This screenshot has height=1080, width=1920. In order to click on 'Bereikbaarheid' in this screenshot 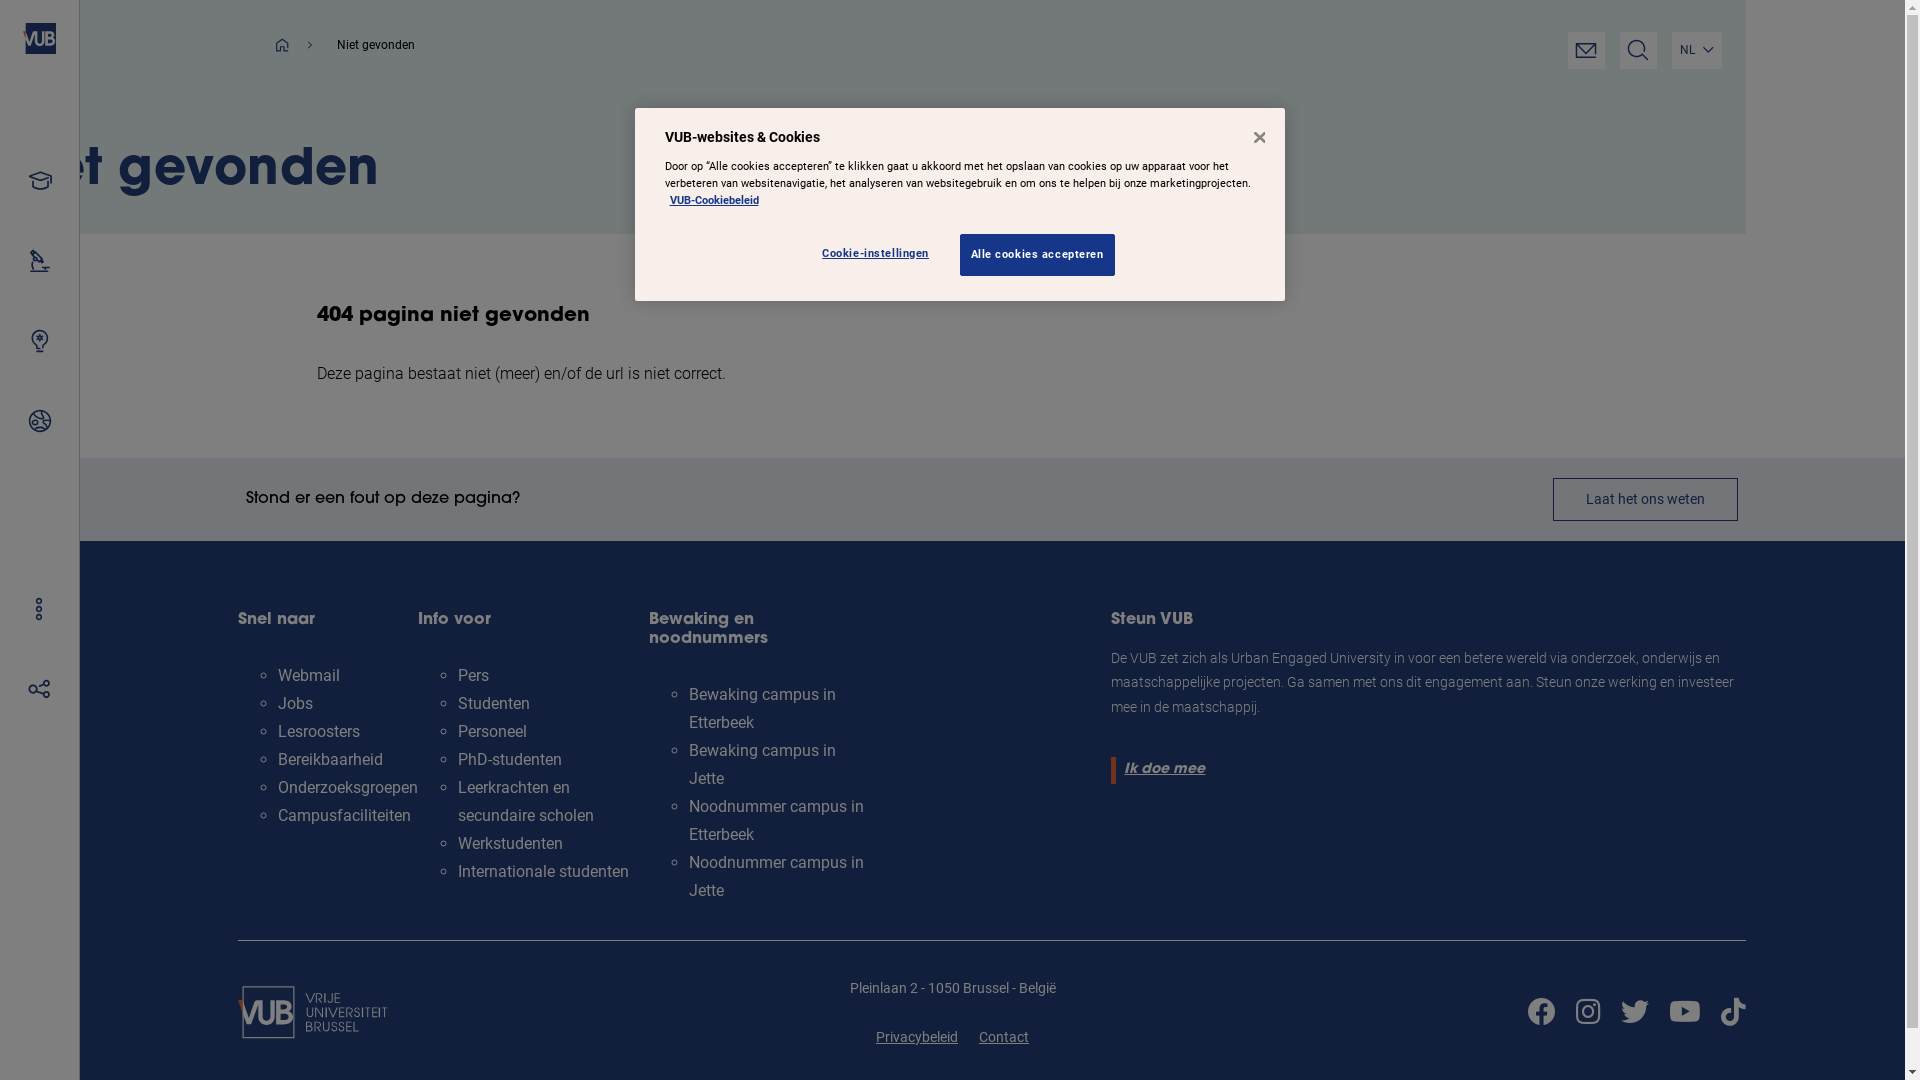, I will do `click(330, 759)`.